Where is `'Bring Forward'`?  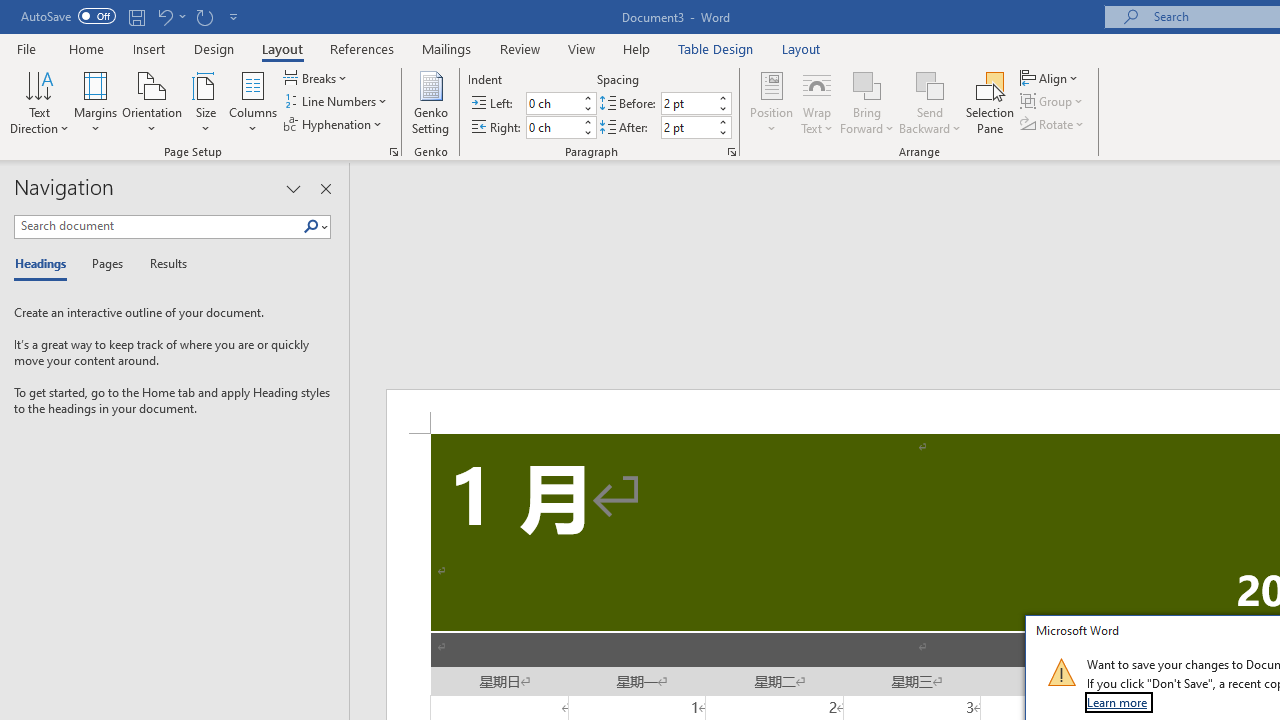 'Bring Forward' is located at coordinates (867, 103).